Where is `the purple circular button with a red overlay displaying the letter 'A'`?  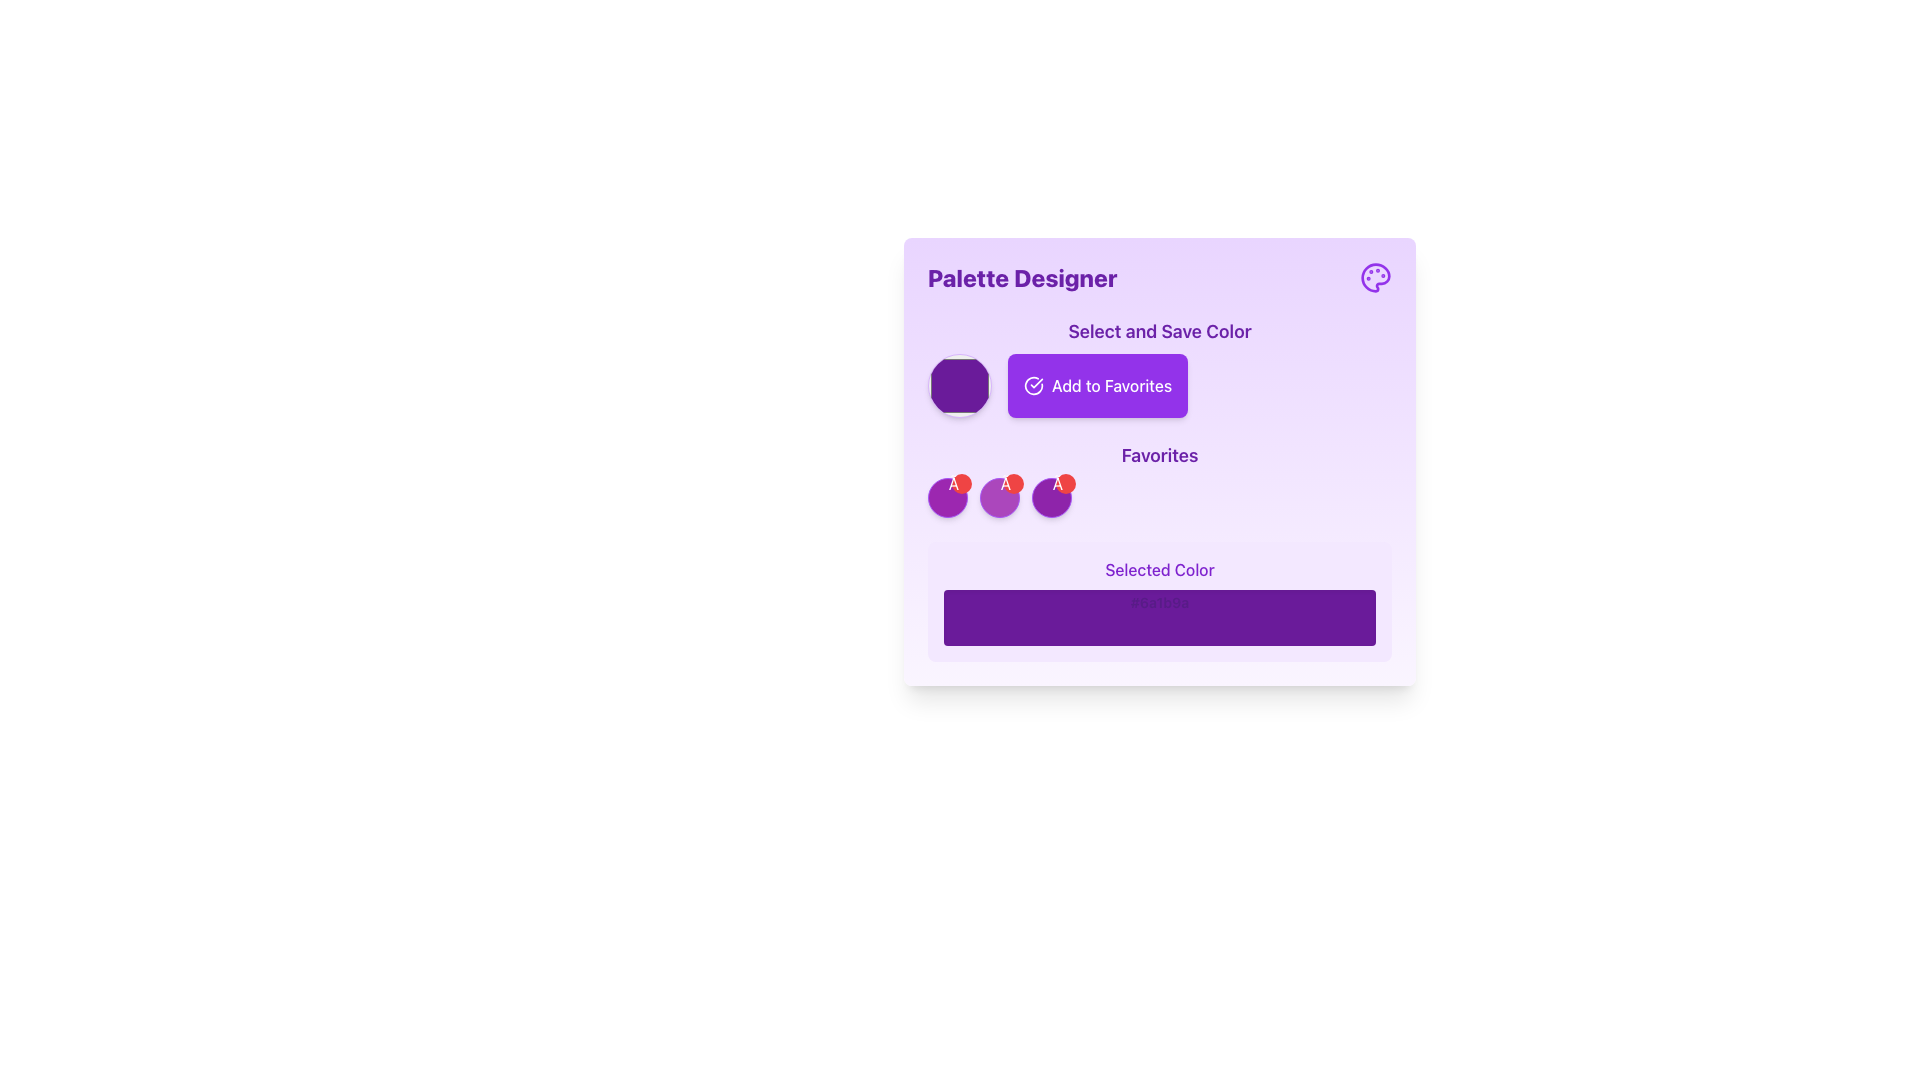 the purple circular button with a red overlay displaying the letter 'A' is located at coordinates (999, 496).